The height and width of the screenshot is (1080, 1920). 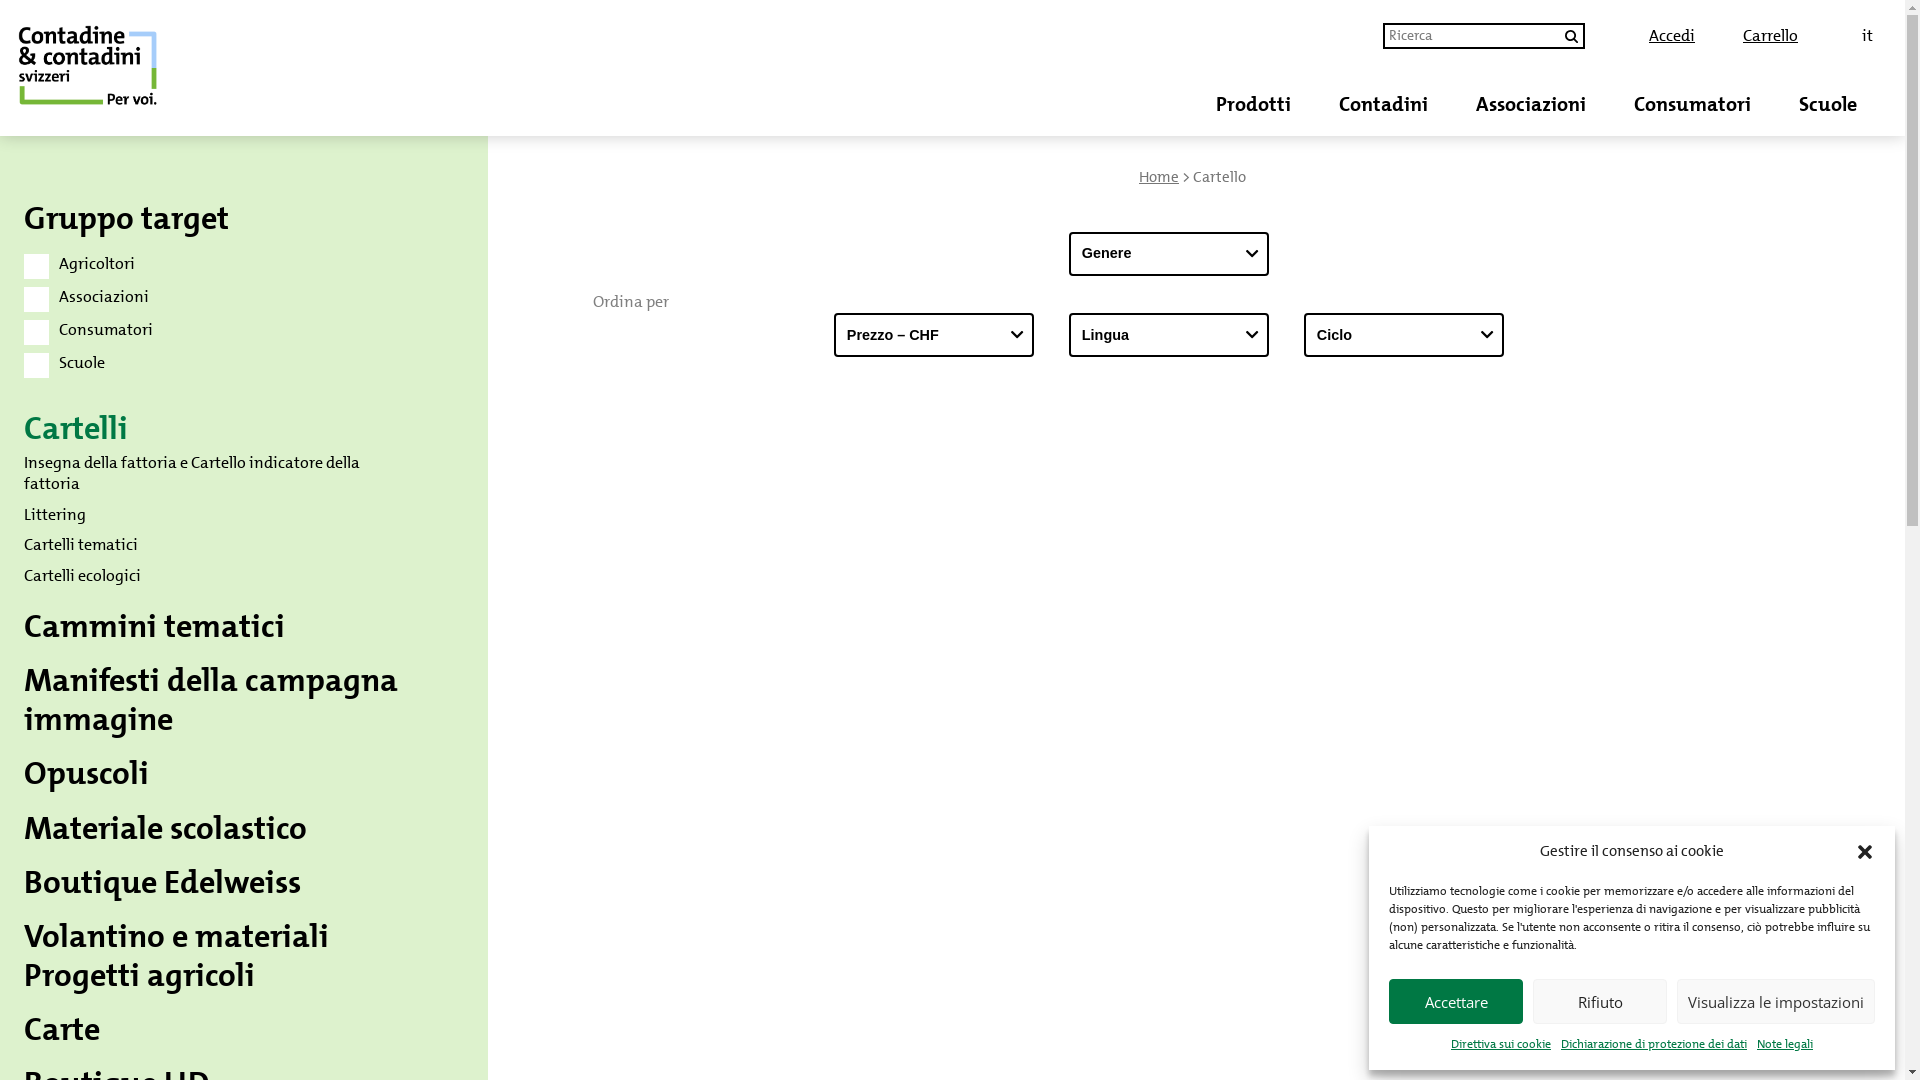 I want to click on 'Manifesti della campagna immagine', so click(x=211, y=698).